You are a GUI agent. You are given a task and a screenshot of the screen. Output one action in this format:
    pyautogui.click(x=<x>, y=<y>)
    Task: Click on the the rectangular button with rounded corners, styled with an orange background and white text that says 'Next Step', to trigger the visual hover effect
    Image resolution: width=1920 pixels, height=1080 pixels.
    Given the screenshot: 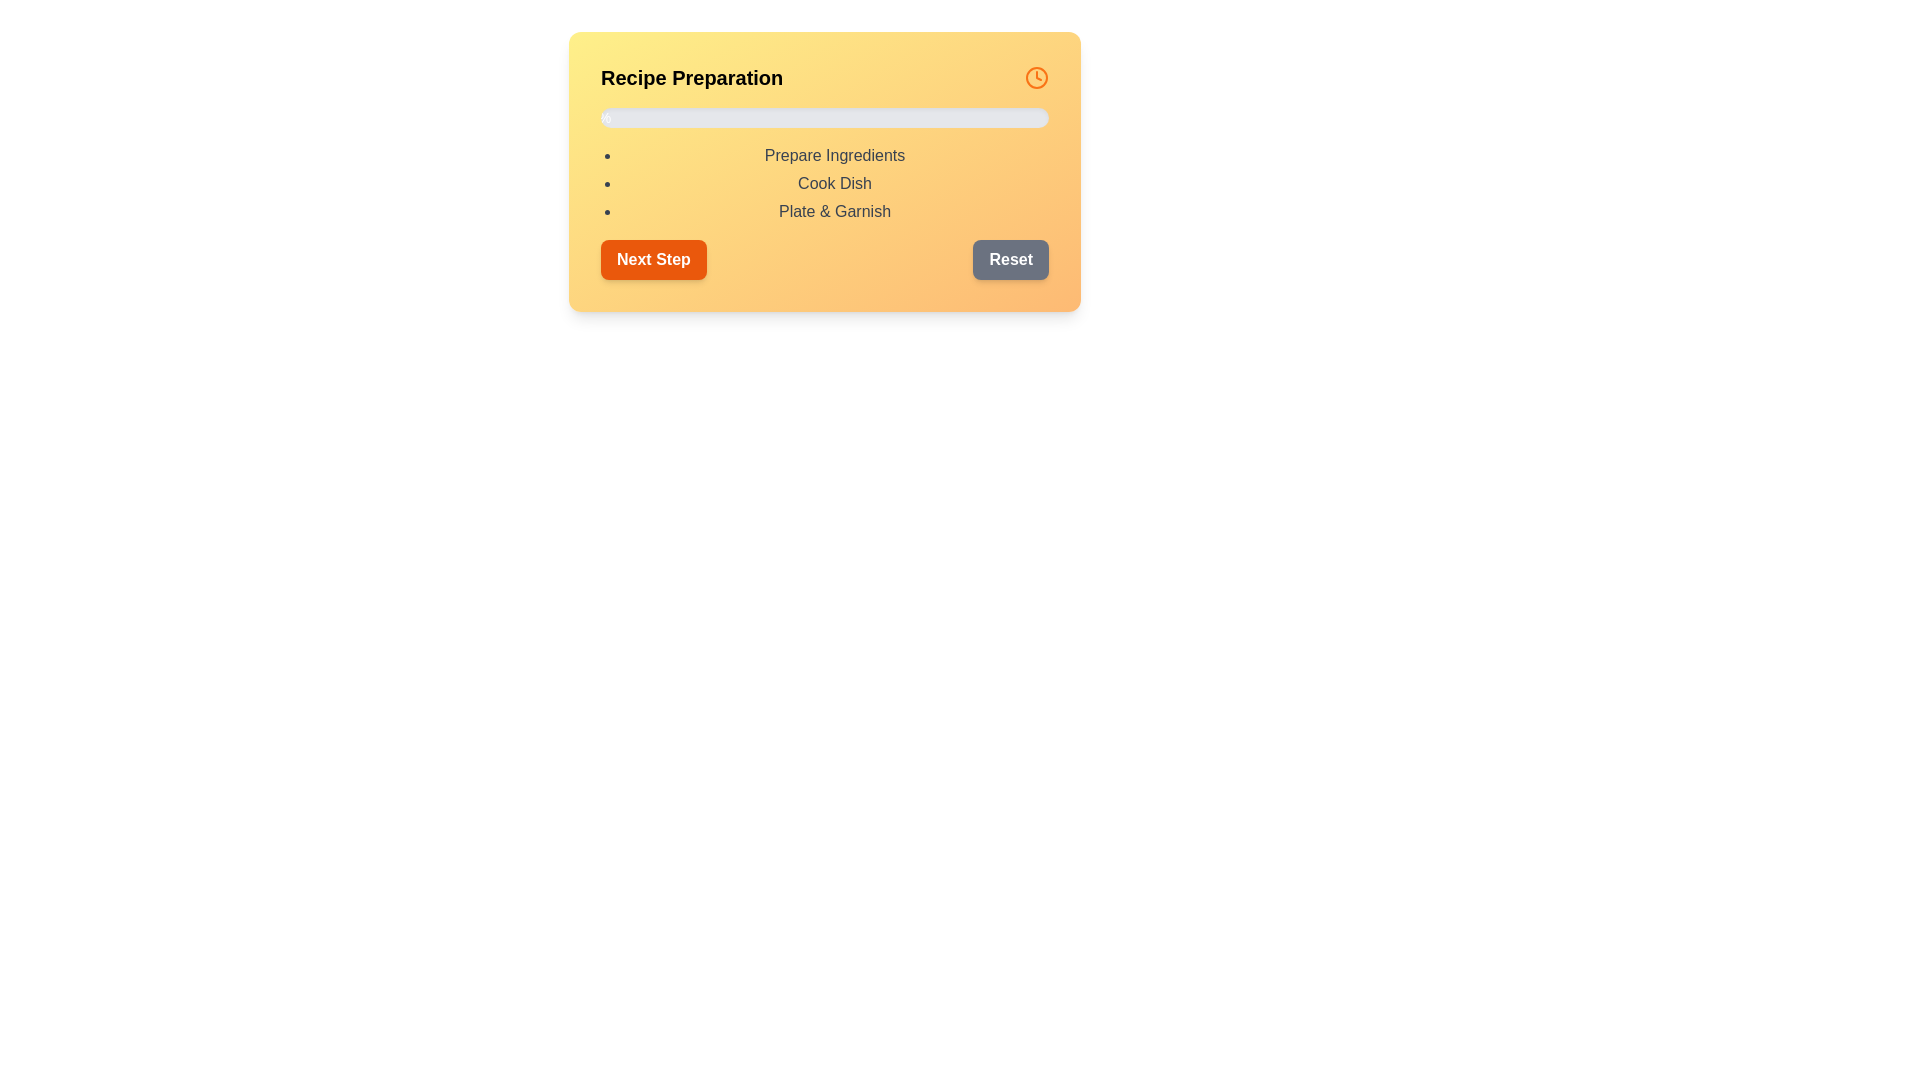 What is the action you would take?
    pyautogui.click(x=653, y=258)
    